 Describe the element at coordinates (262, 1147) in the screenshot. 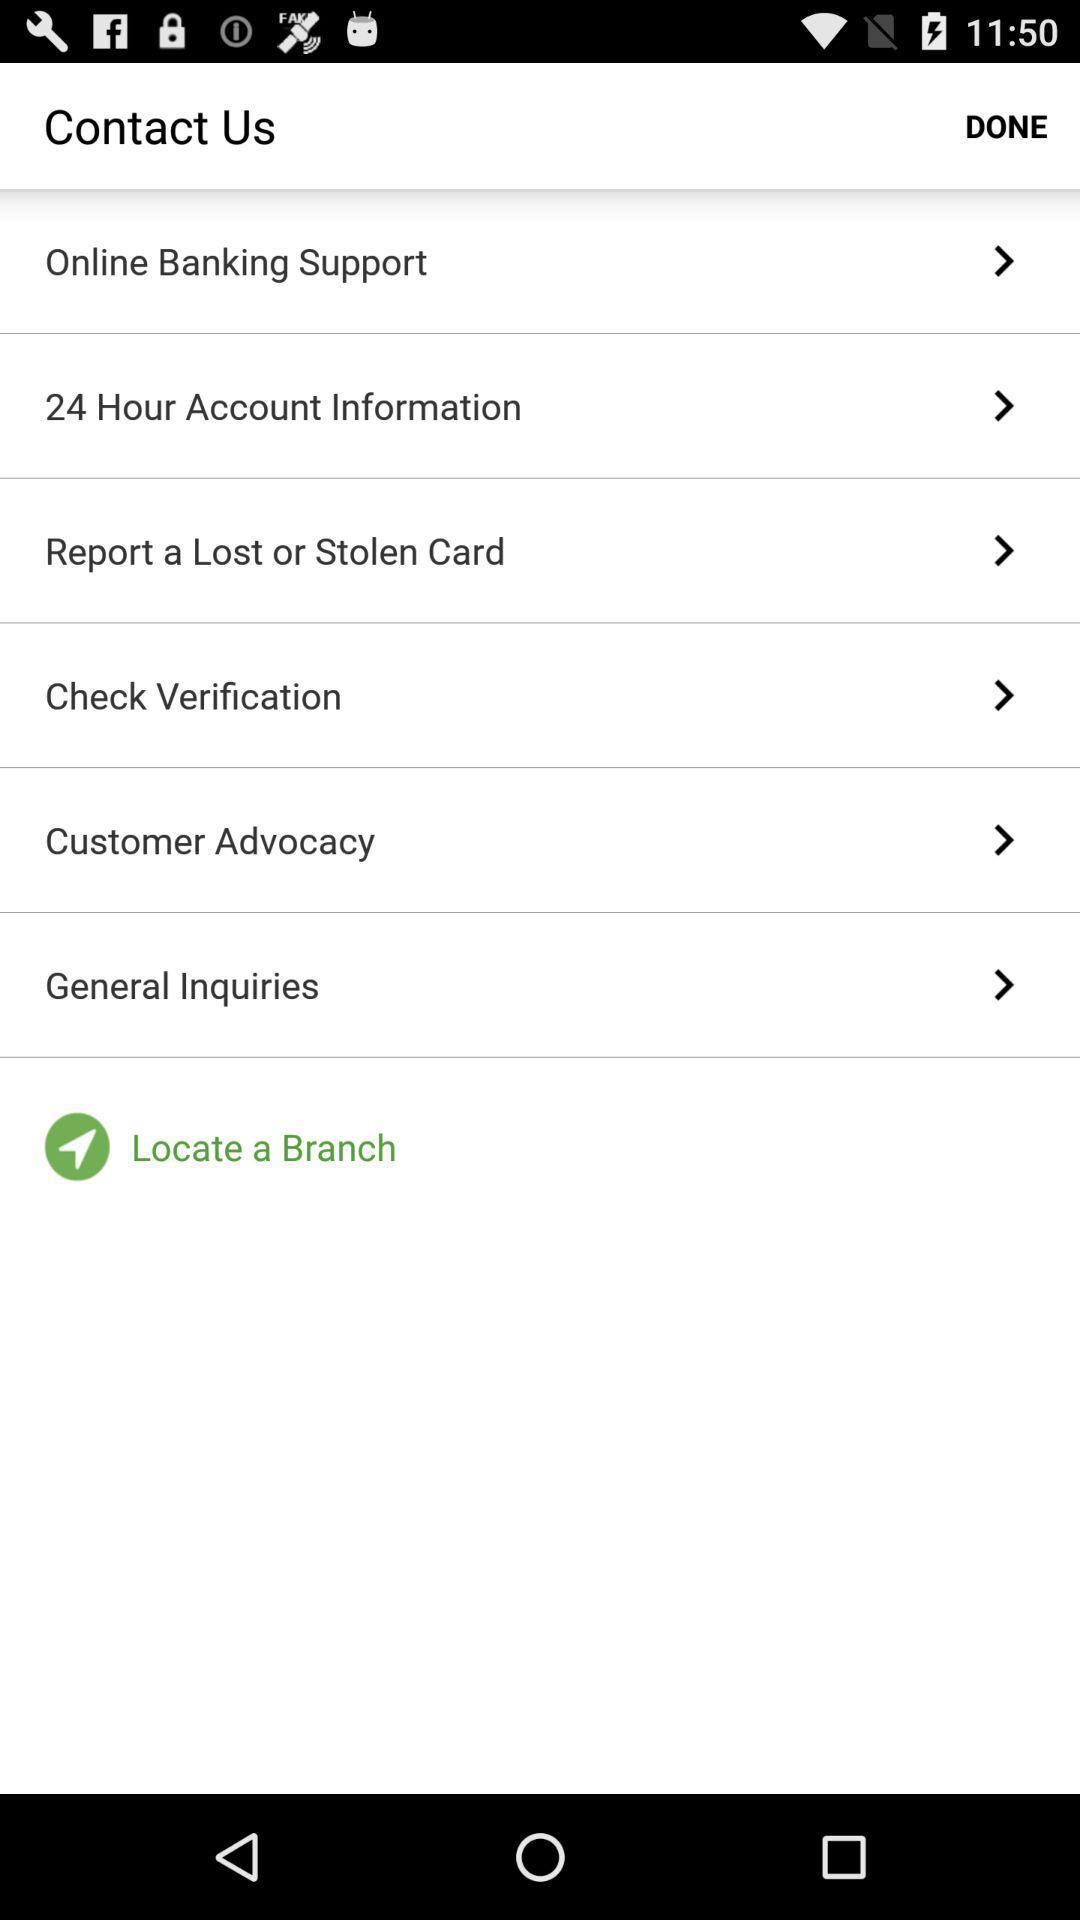

I see `the text  locate a branch at the bottom of the page` at that location.